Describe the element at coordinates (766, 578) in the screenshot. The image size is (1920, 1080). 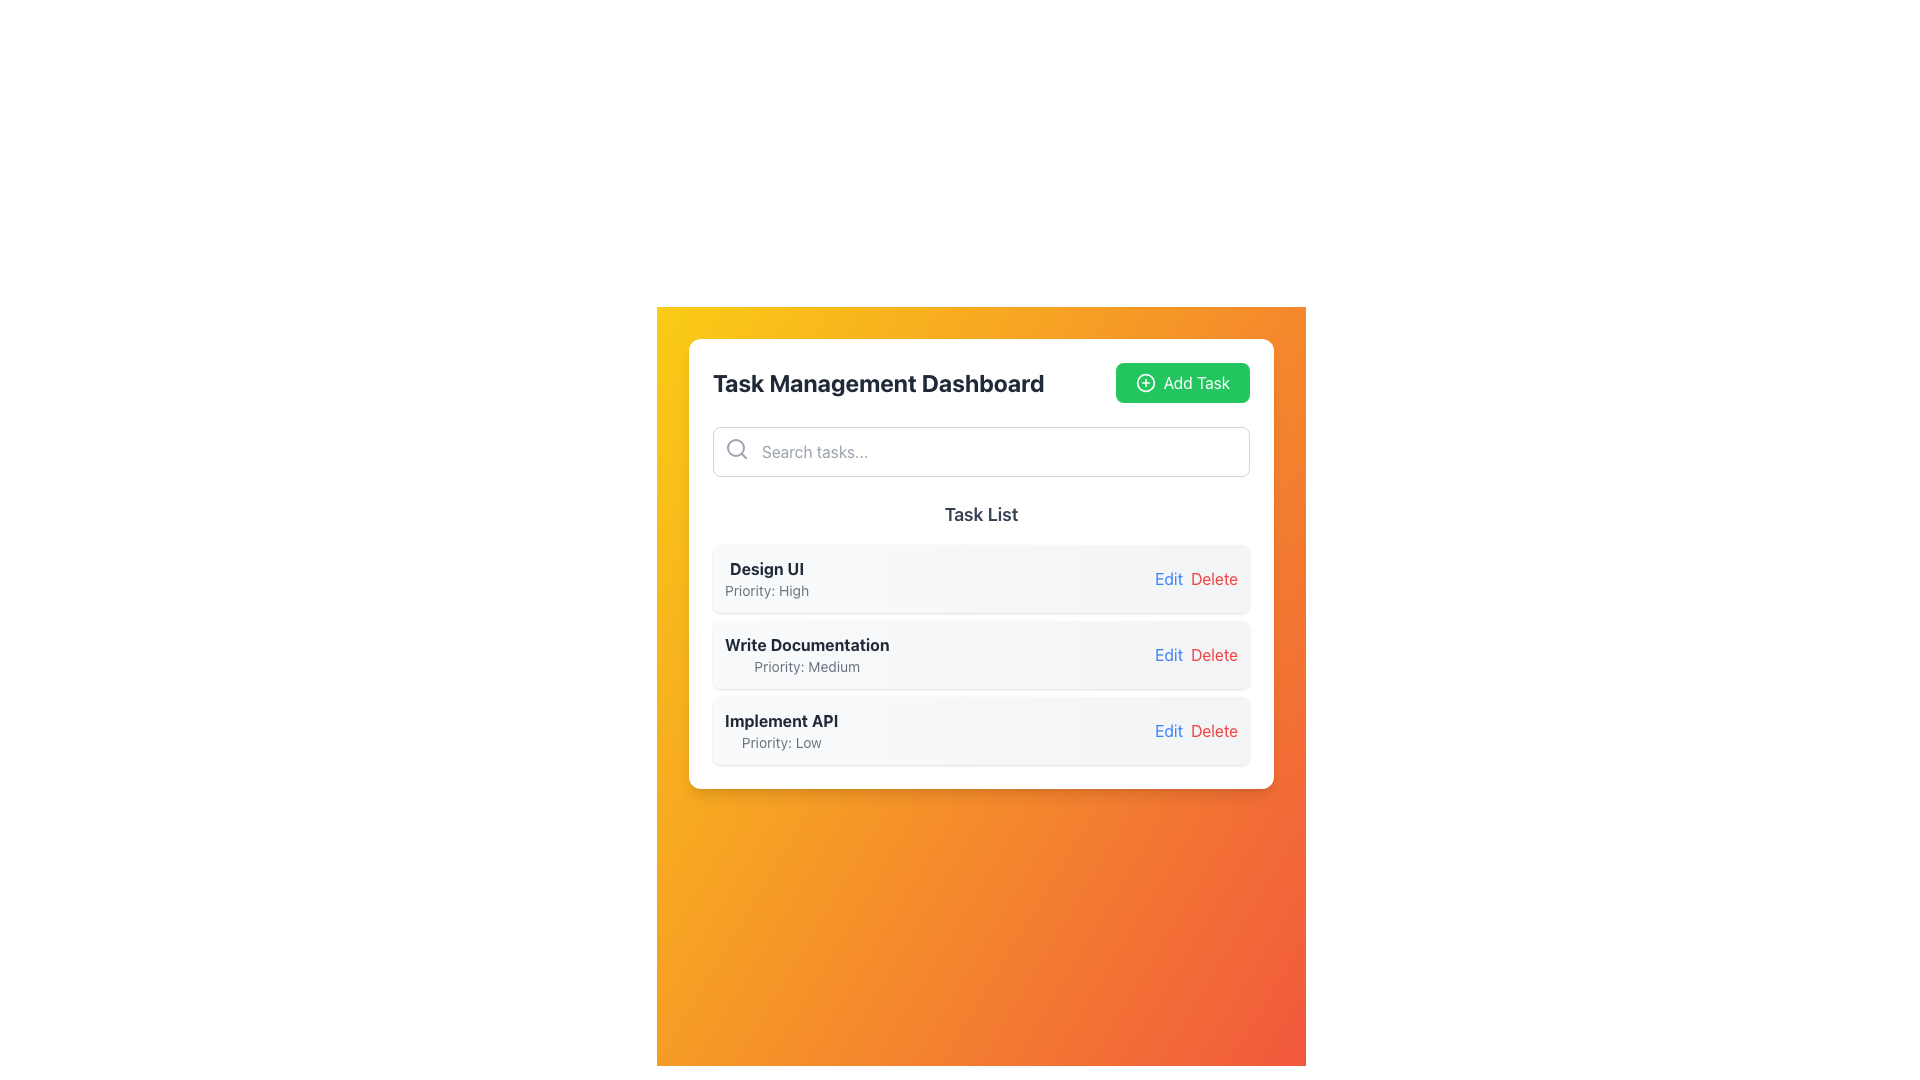
I see `the 'Design UI' text label, which displays task priority information` at that location.